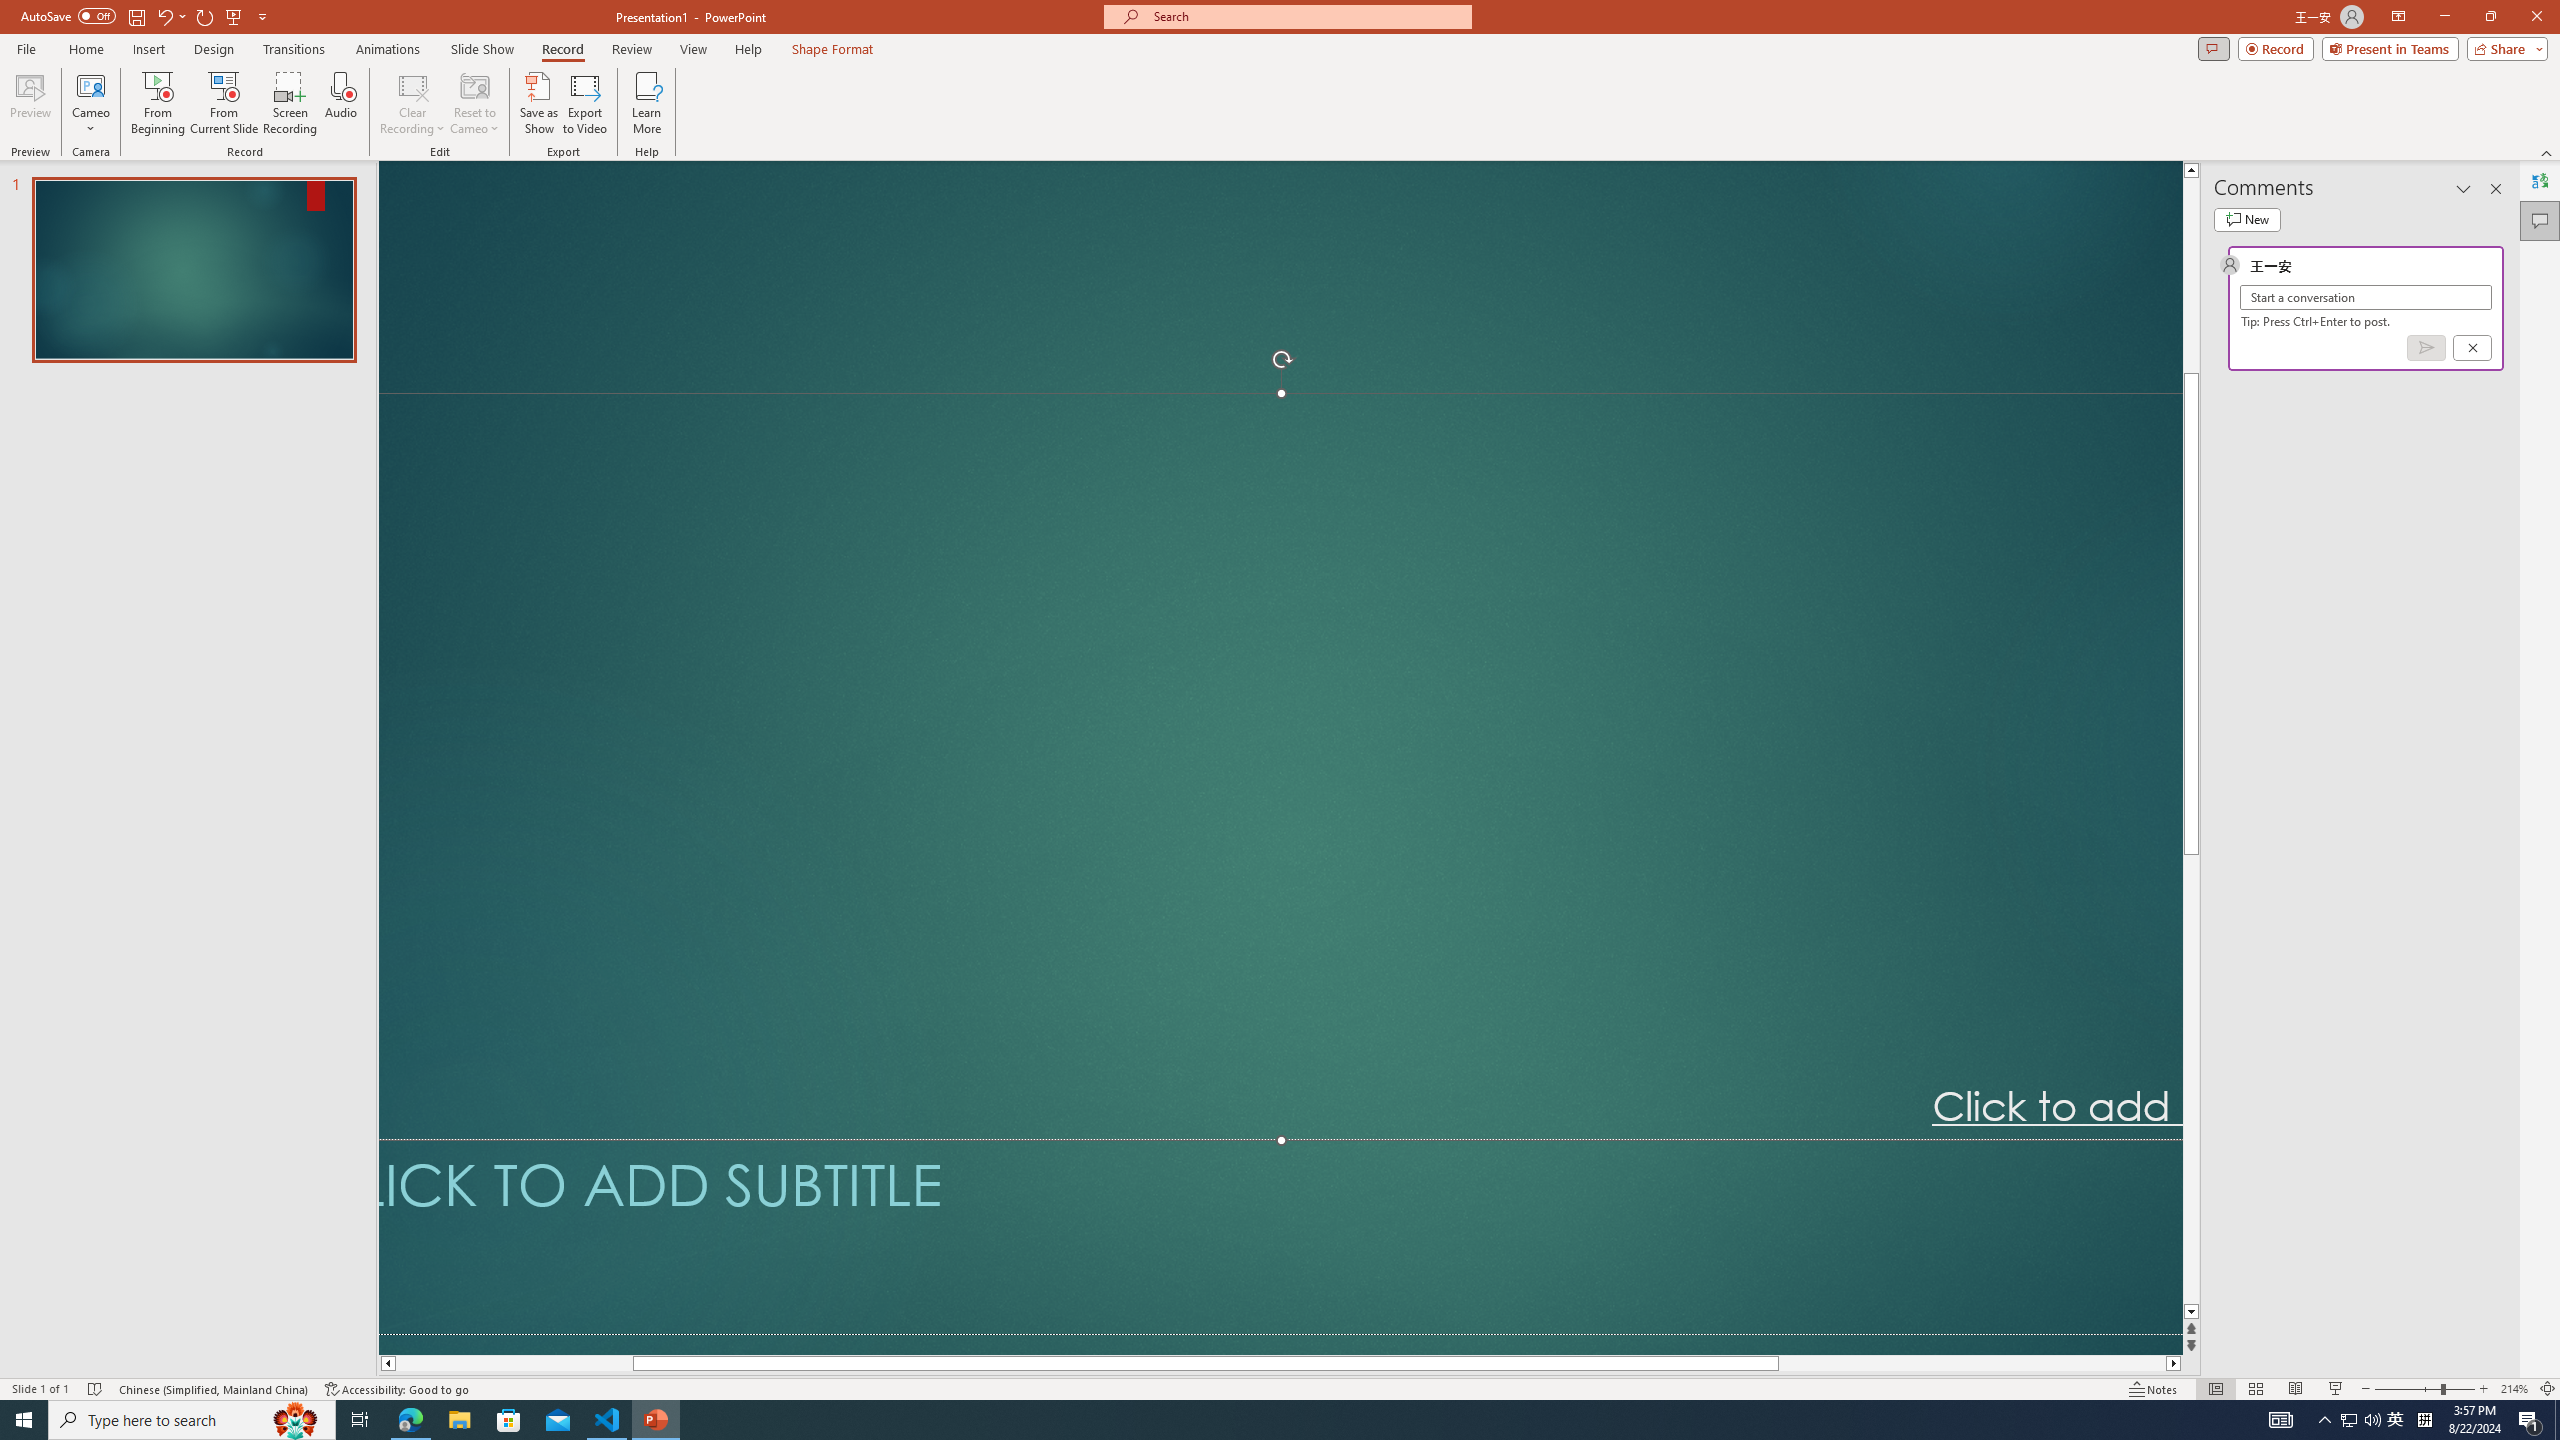  What do you see at coordinates (2425, 348) in the screenshot?
I see `'Post comment (Ctrl + Enter)'` at bounding box center [2425, 348].